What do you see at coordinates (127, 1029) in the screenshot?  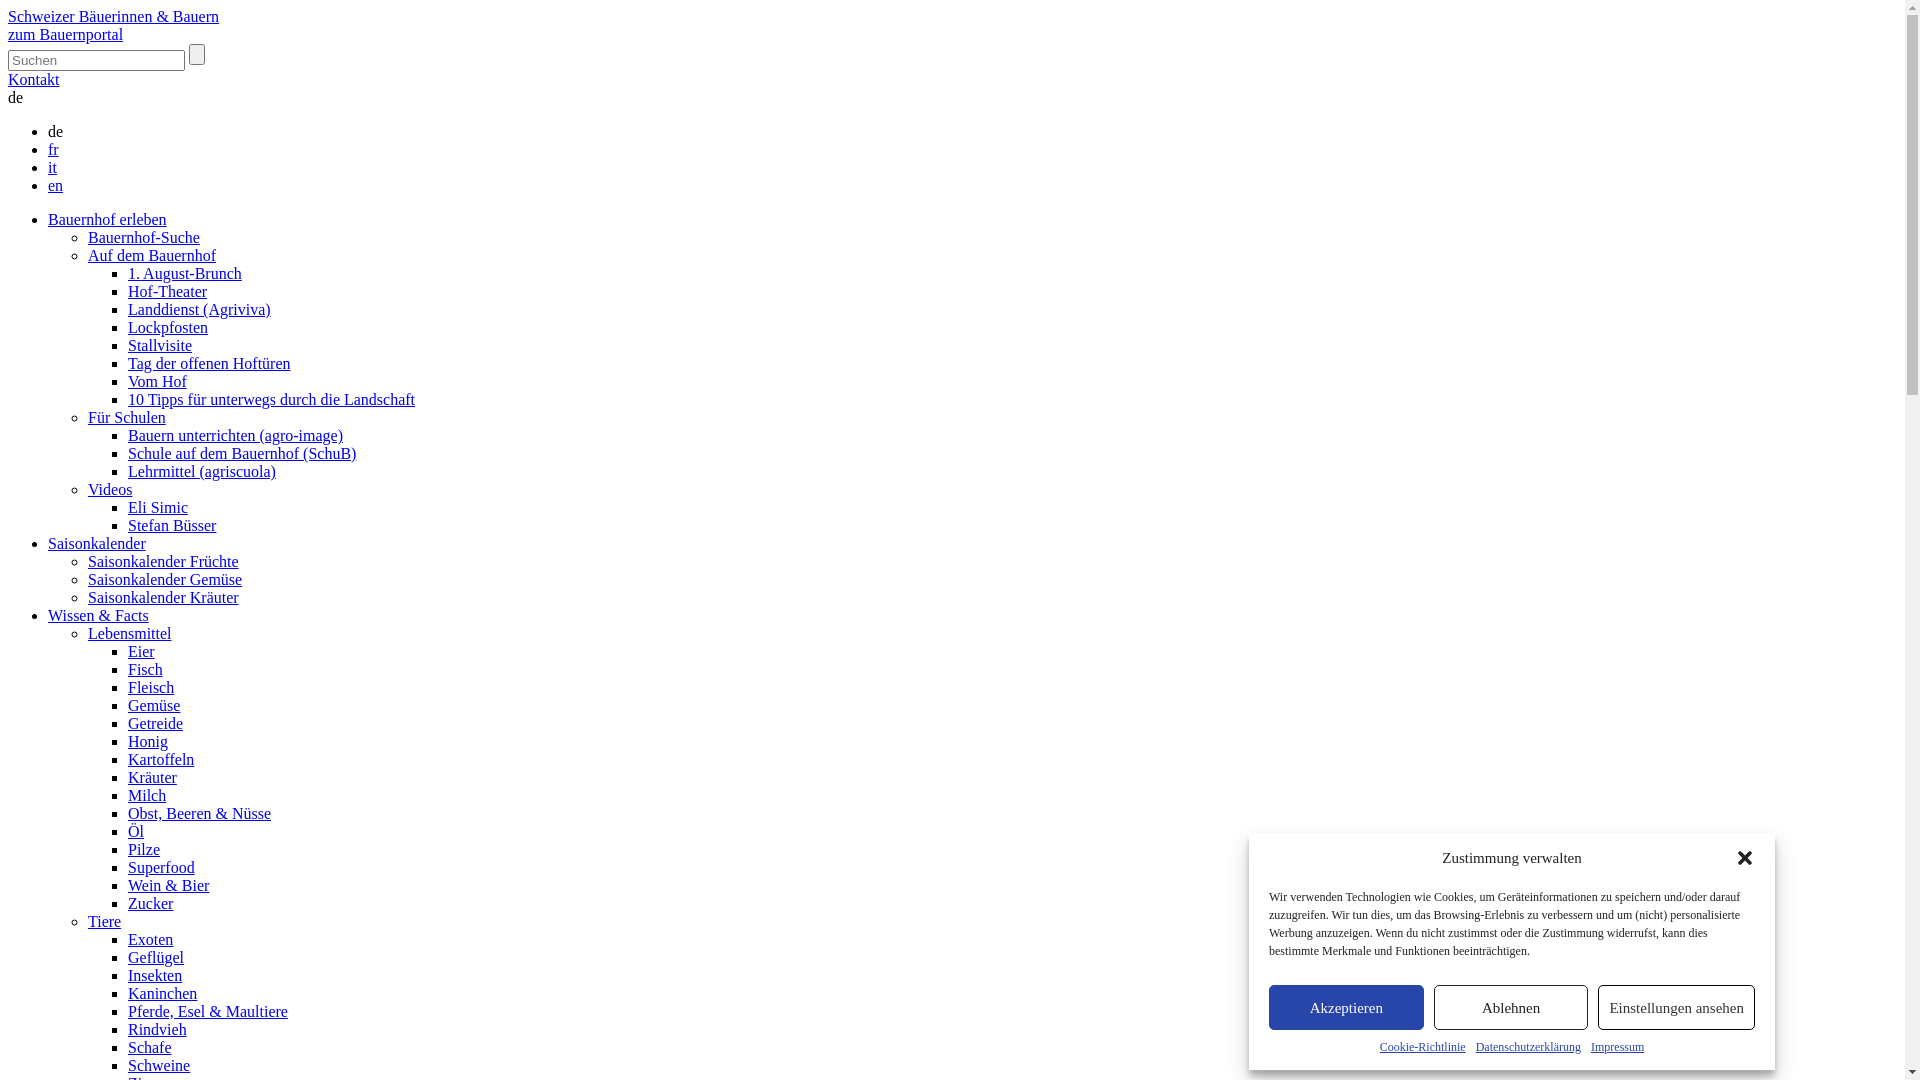 I see `'Rindvieh'` at bounding box center [127, 1029].